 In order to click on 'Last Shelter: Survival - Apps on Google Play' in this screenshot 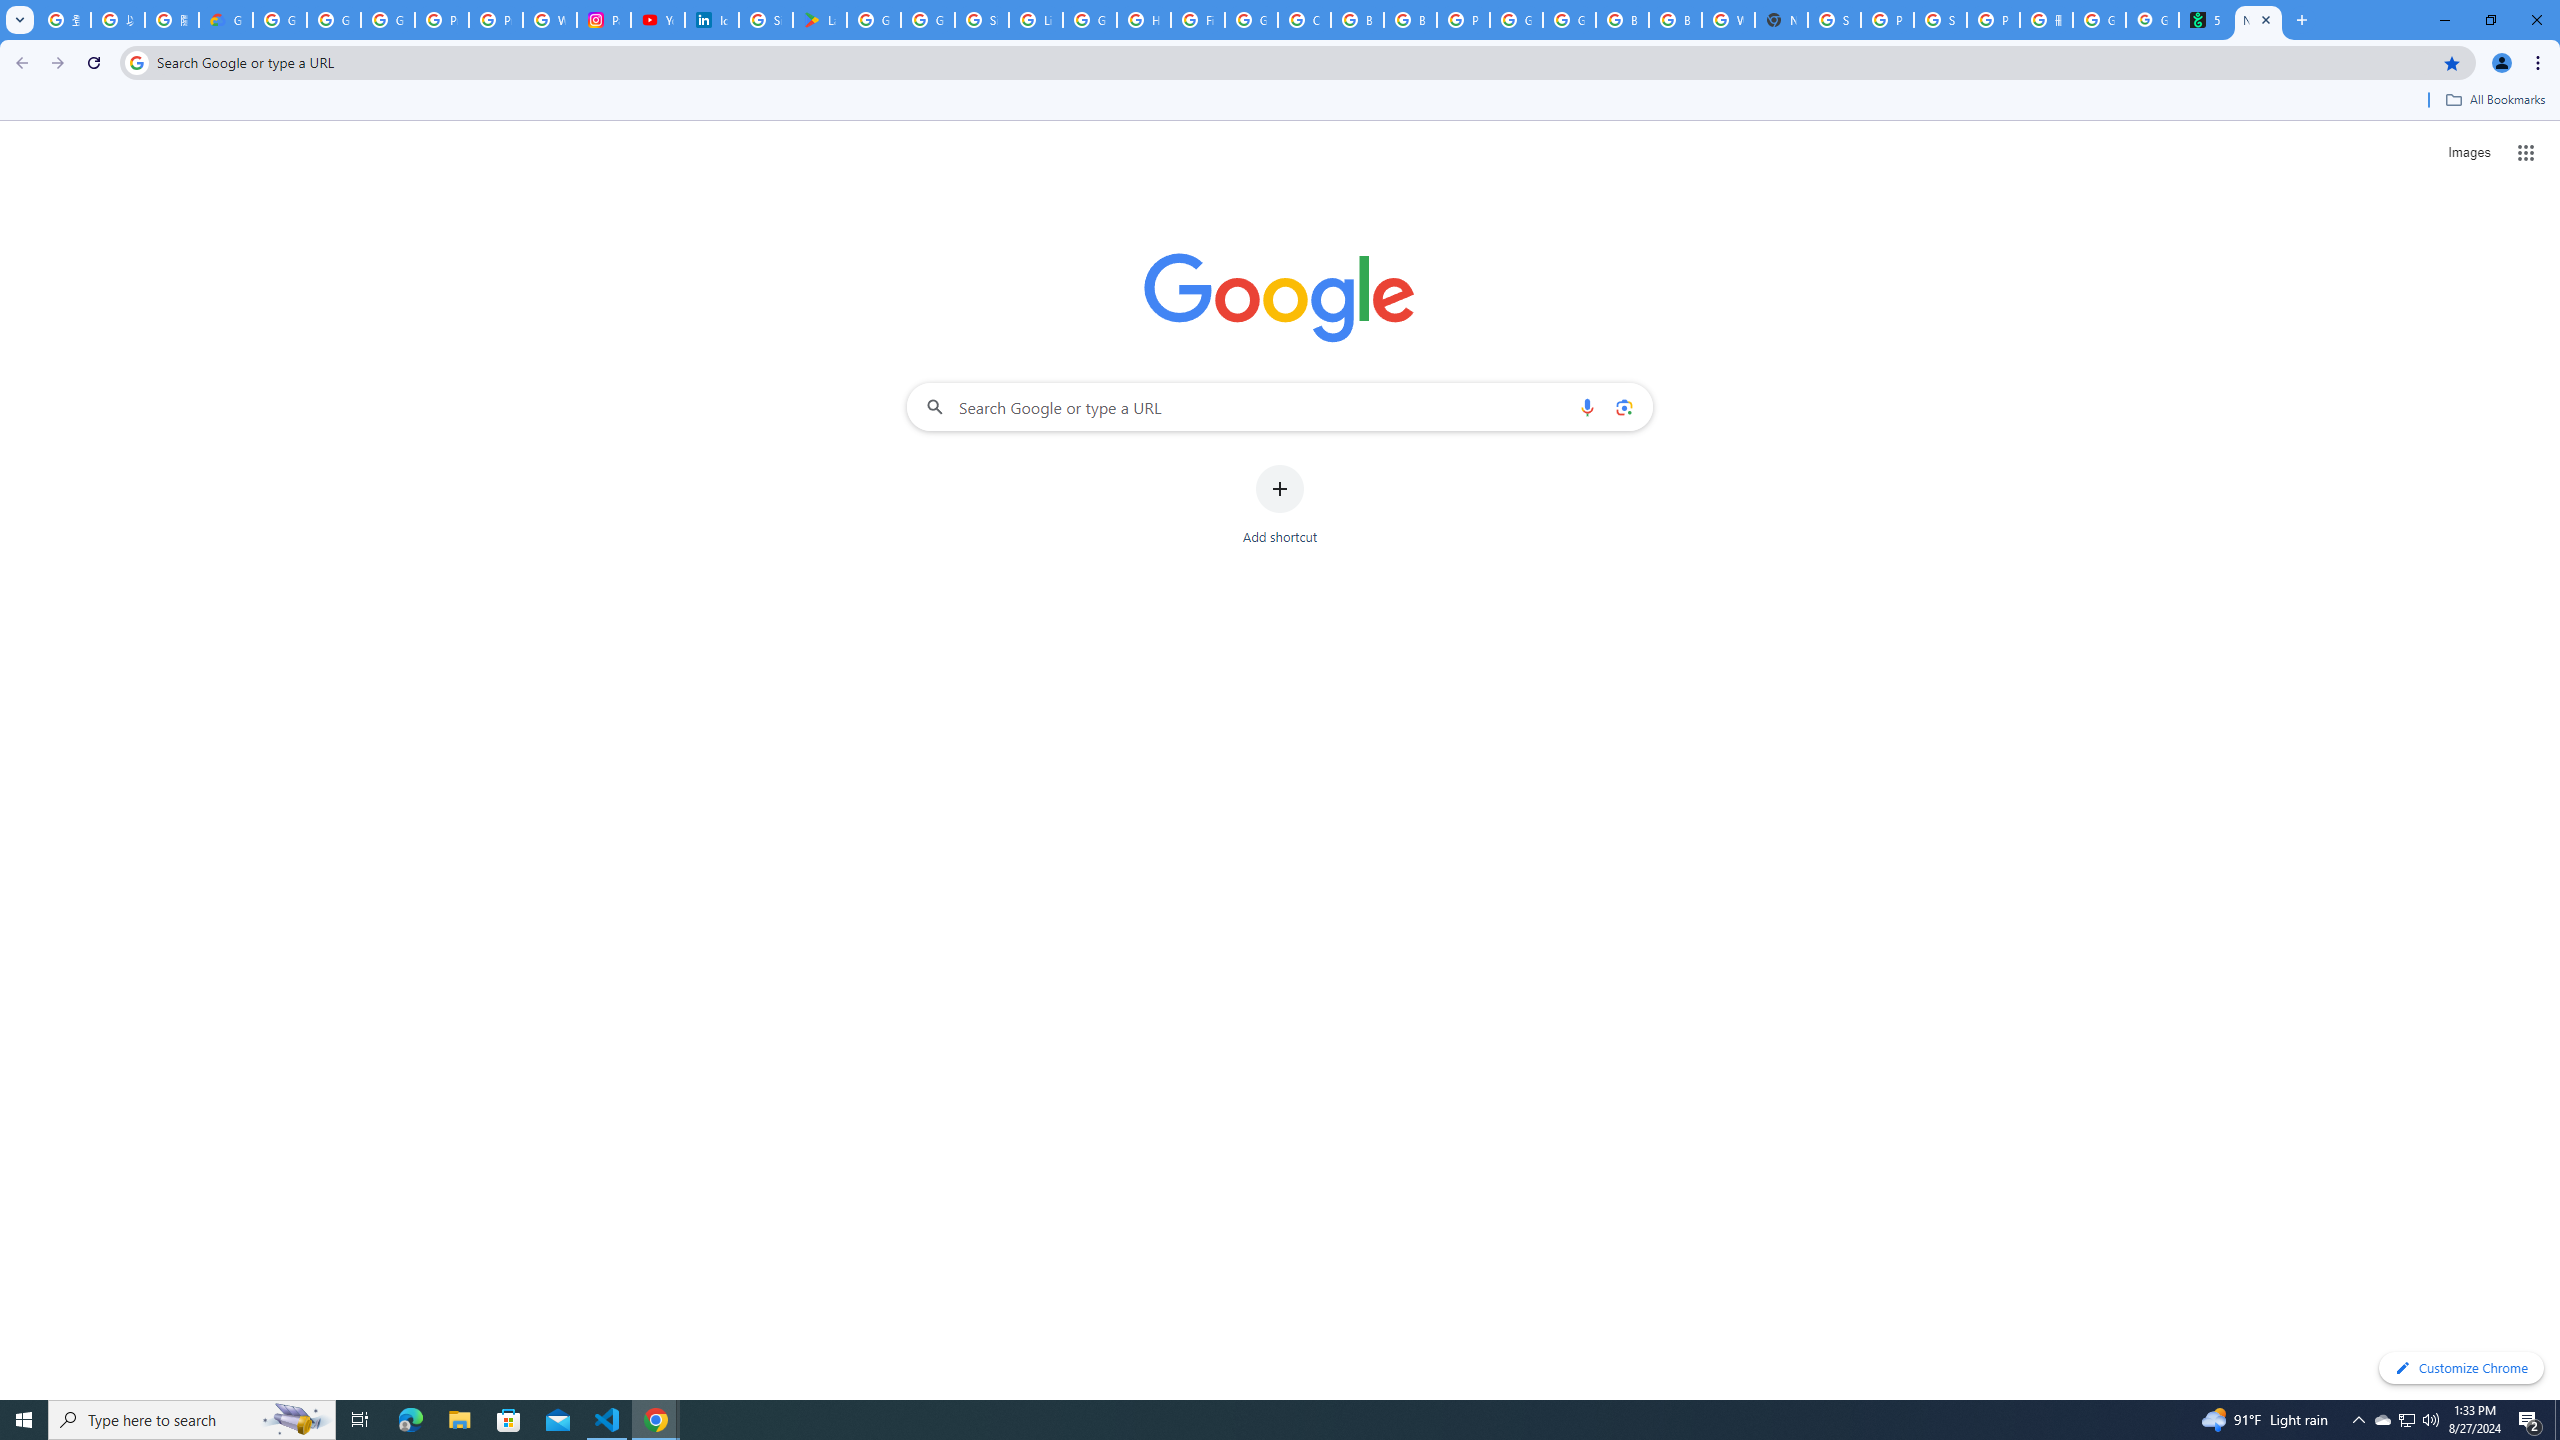, I will do `click(819, 19)`.